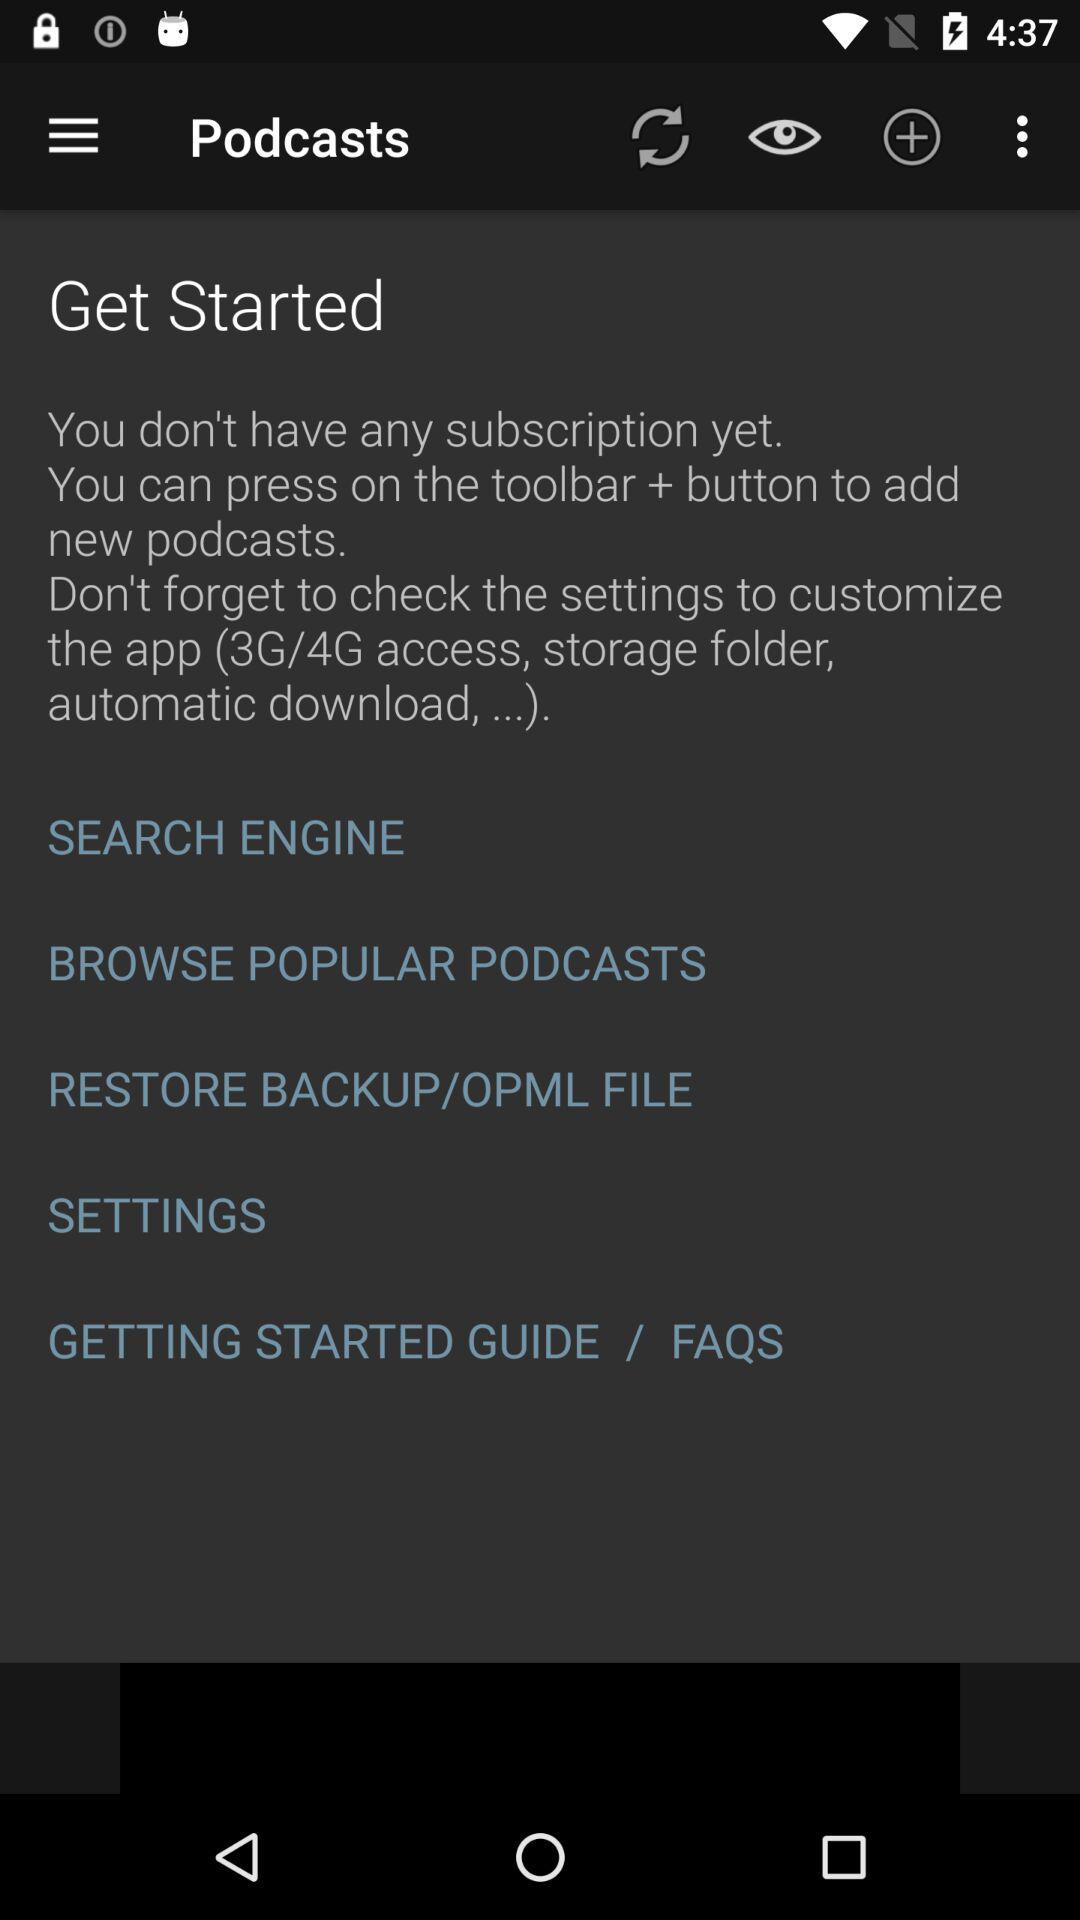 The image size is (1080, 1920). Describe the element at coordinates (659, 135) in the screenshot. I see `icon to the right of the podcasts item` at that location.